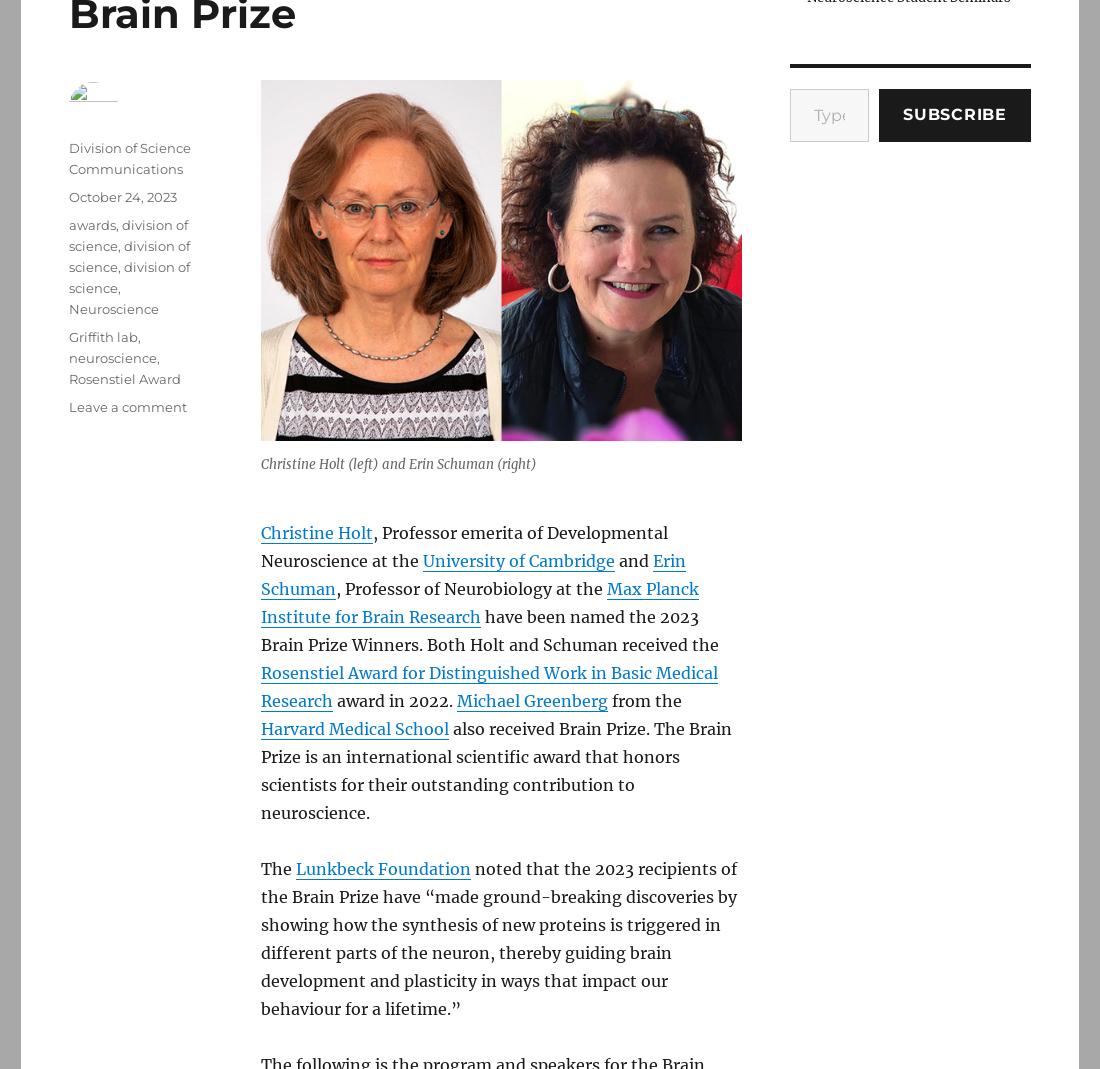  Describe the element at coordinates (398, 463) in the screenshot. I see `'Christine Holt (left) and Erin Schuman (right)'` at that location.